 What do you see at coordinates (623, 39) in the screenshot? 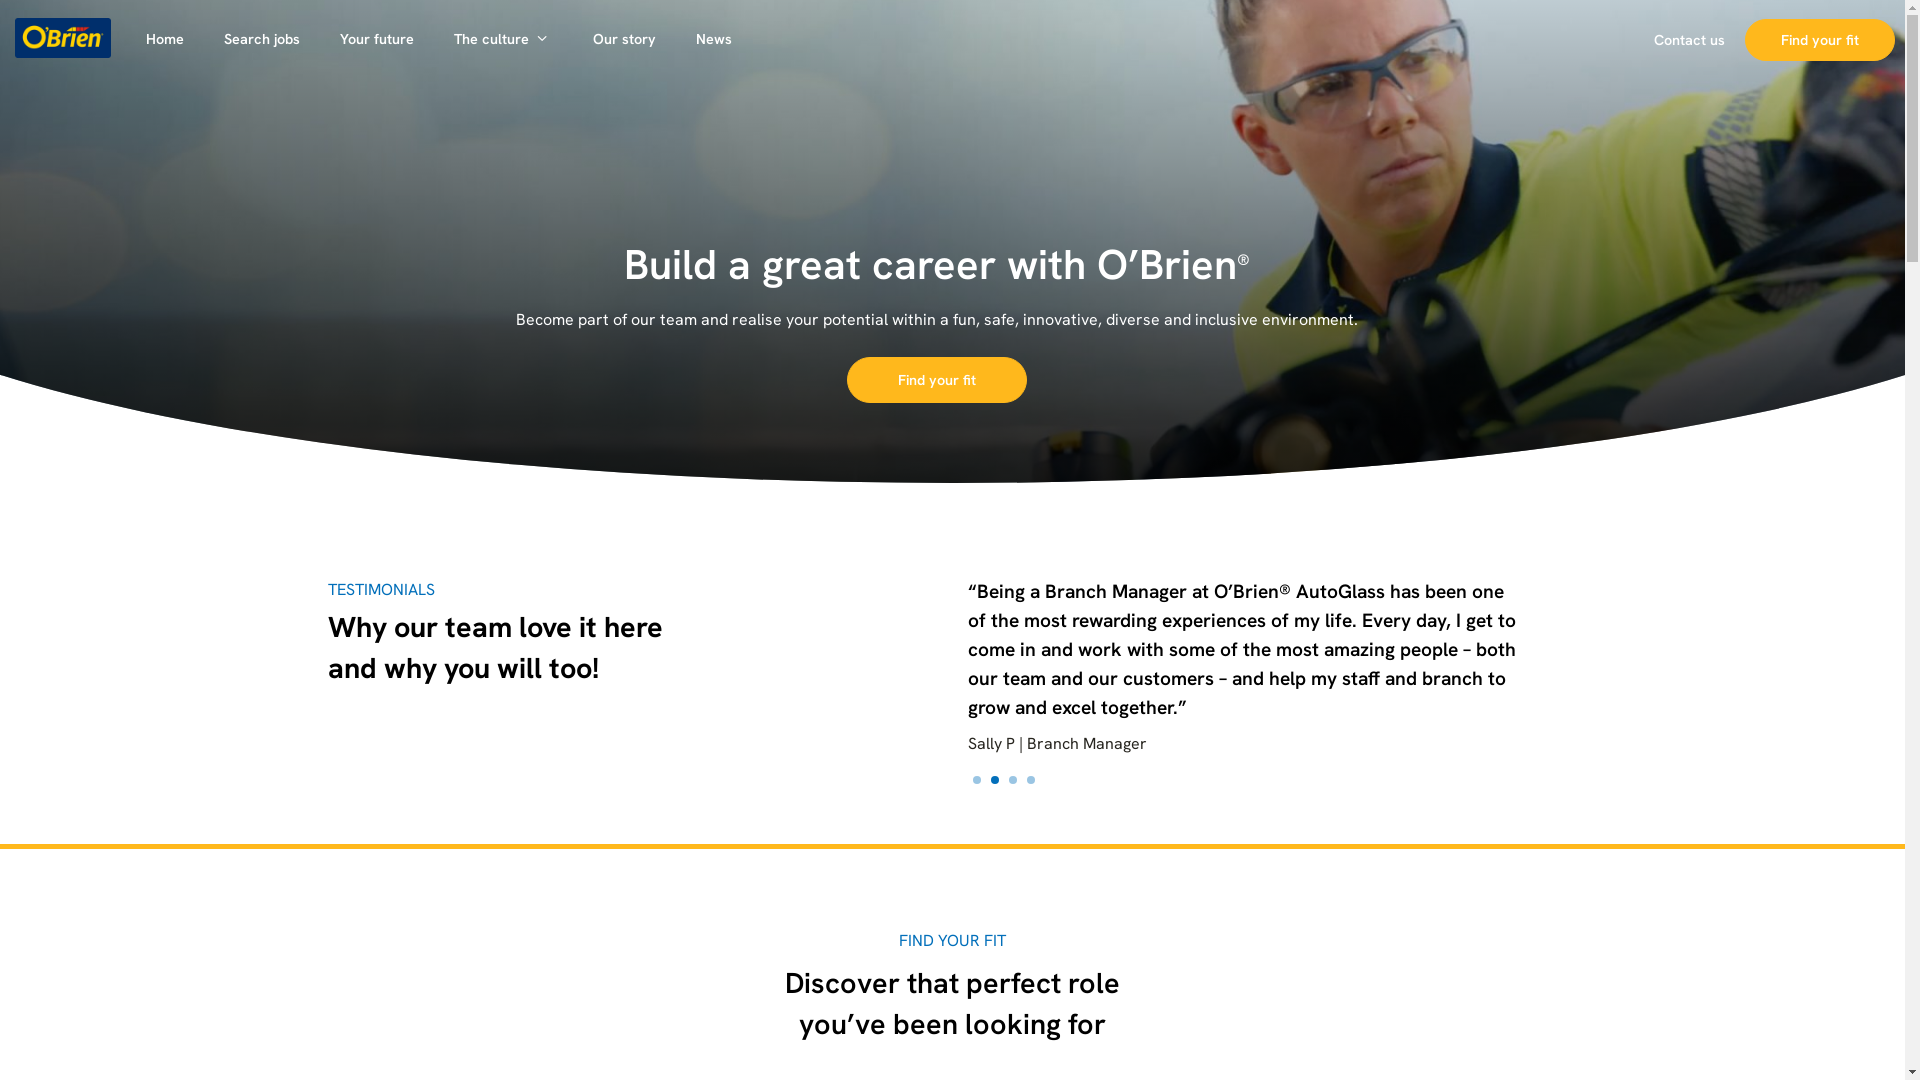
I see `'Our story'` at bounding box center [623, 39].